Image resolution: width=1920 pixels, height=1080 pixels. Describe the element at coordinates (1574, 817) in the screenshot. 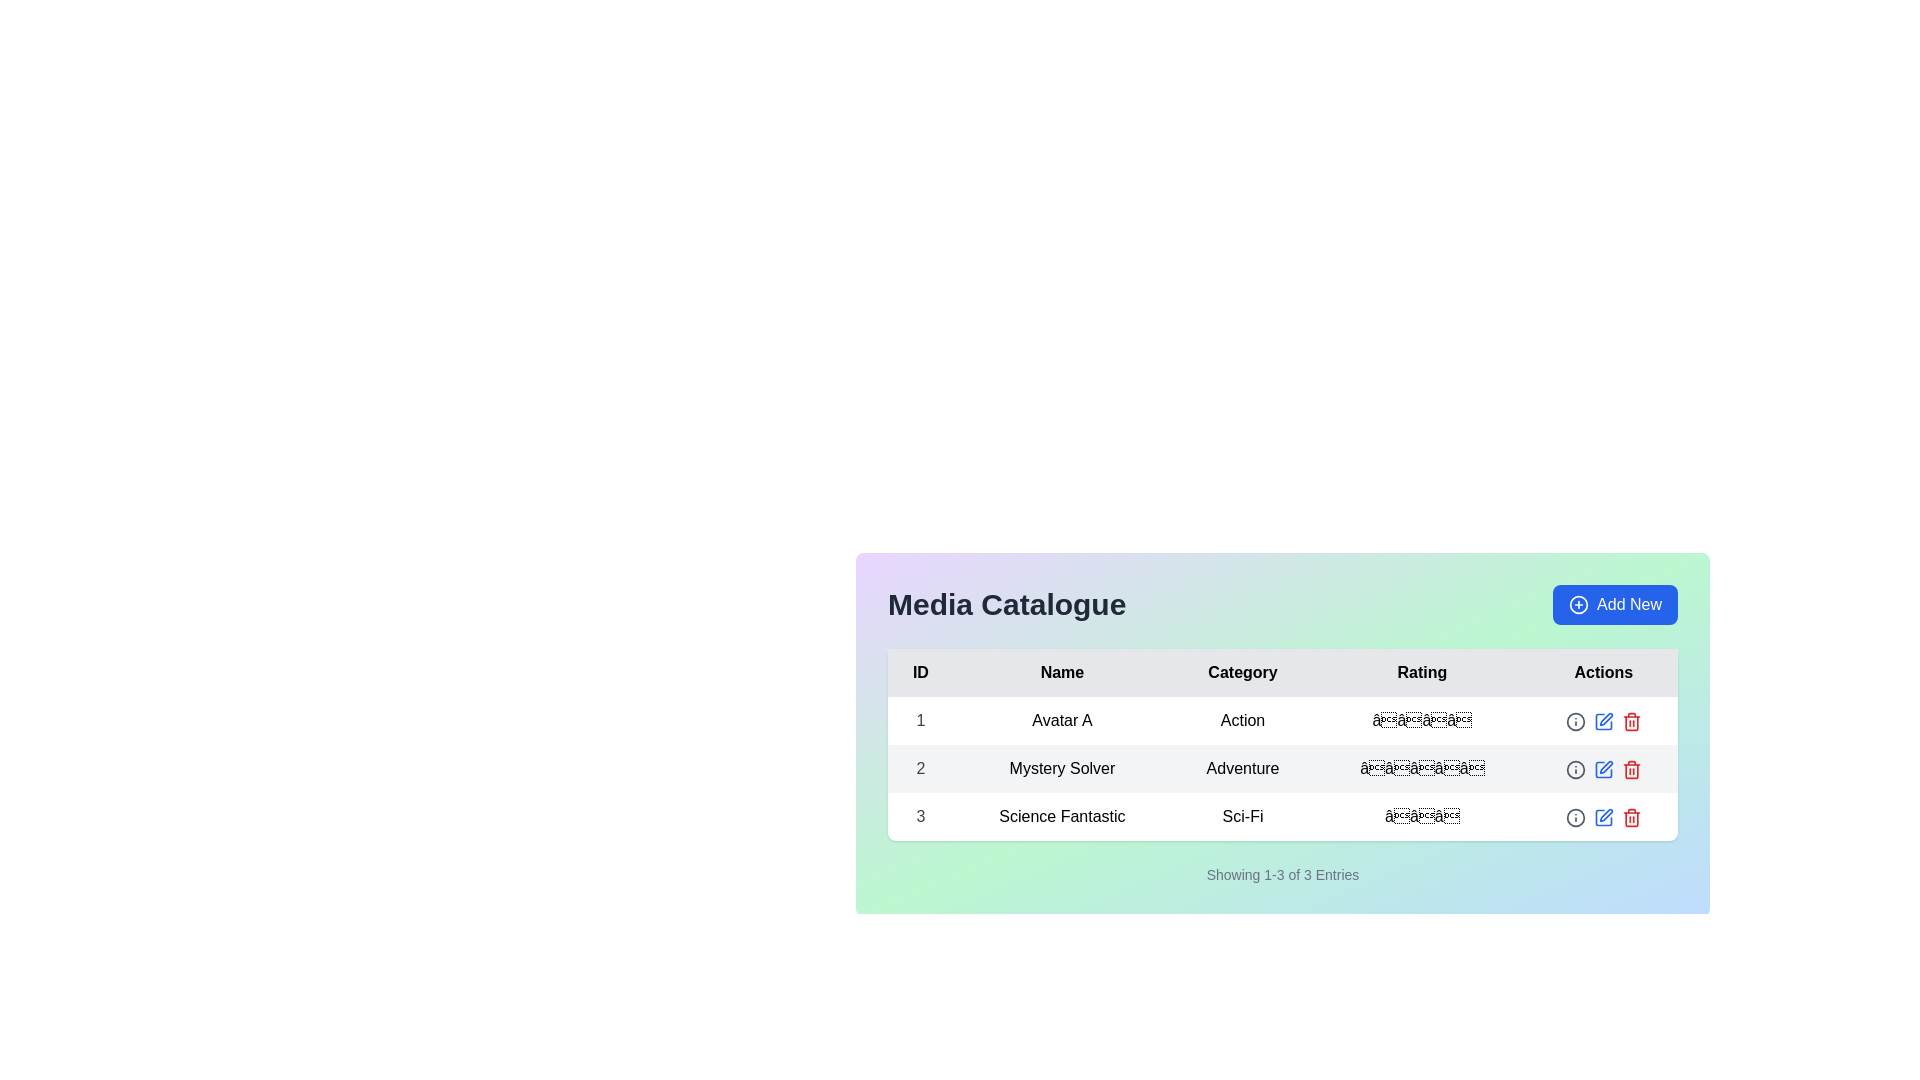

I see `the informational icon in the 'Actions' column of the second row for the 'Adventure' category` at that location.